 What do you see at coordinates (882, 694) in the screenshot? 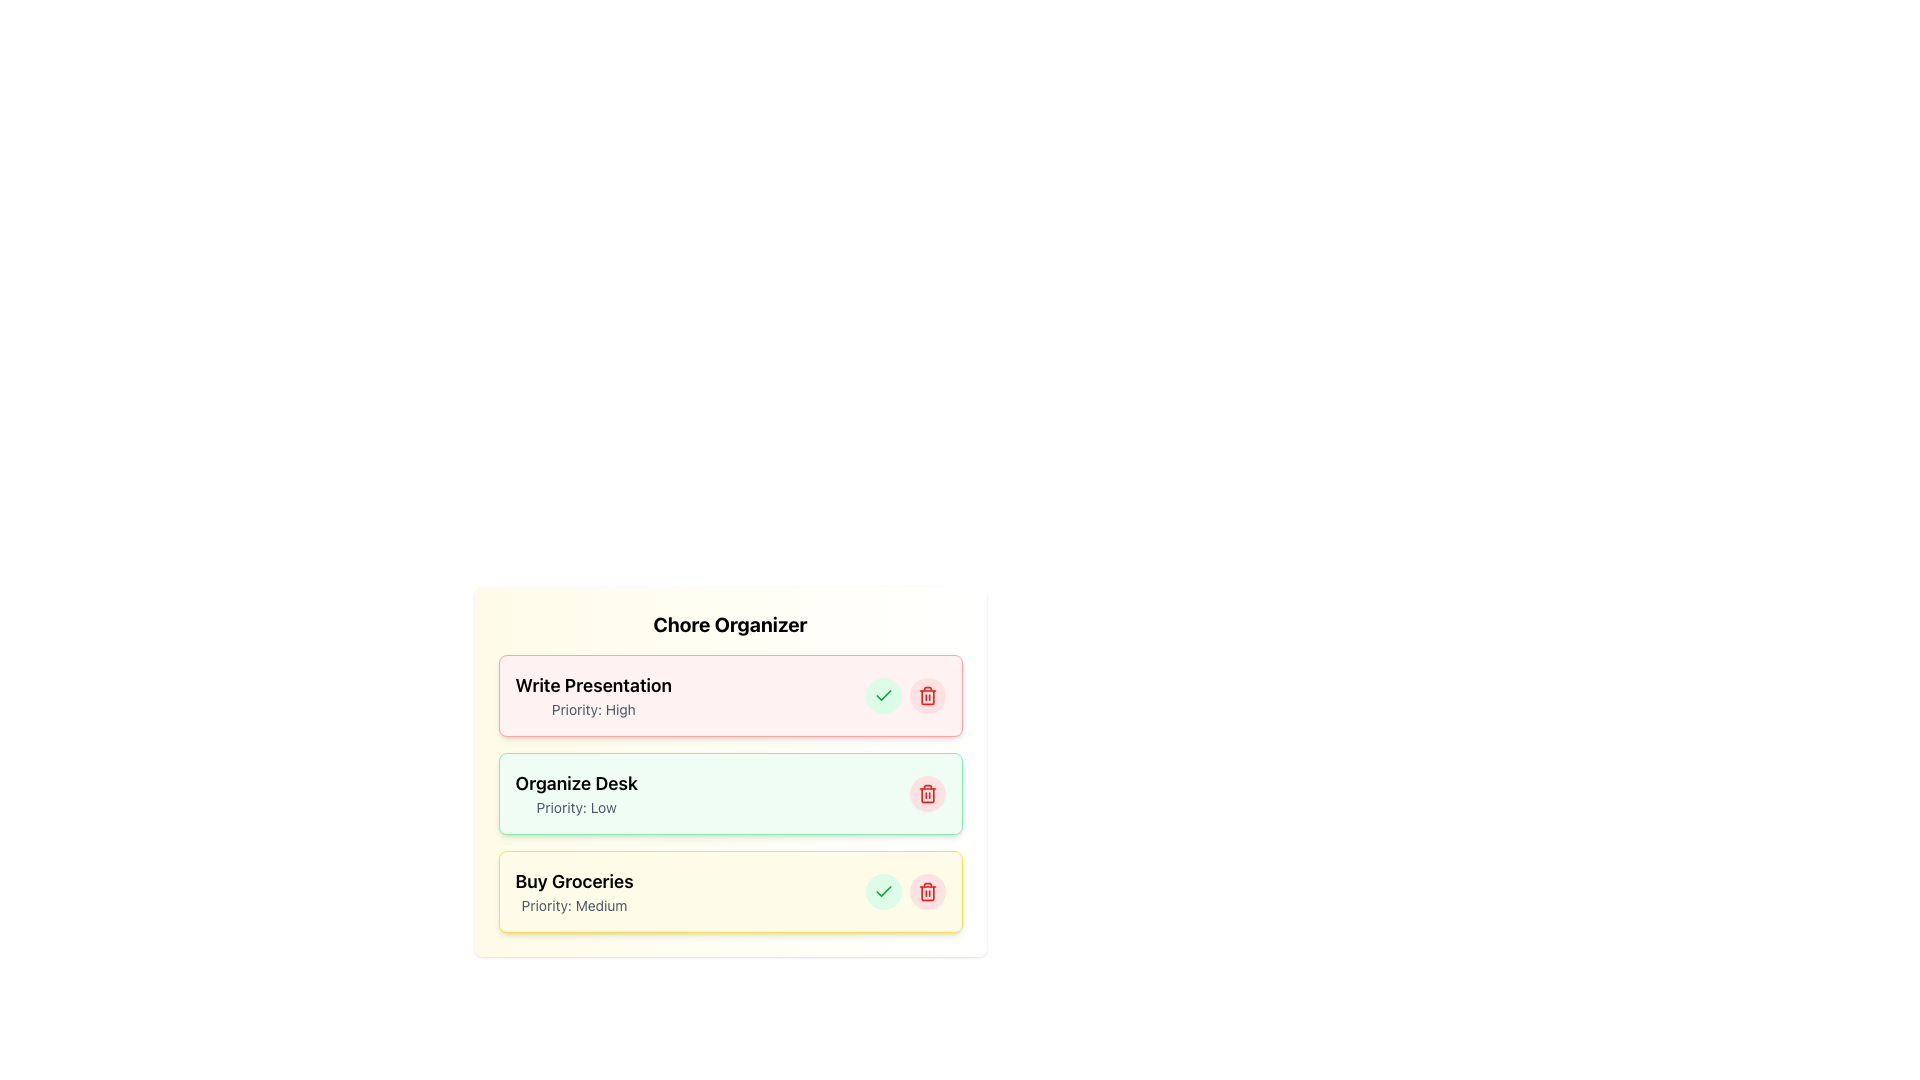
I see `the circular button with a light green background and a green checkmark icon in the top-right corner of the 'Write Presentation - Priority: High' card within the 'Chore Organizer' interface using keyboard navigation` at bounding box center [882, 694].